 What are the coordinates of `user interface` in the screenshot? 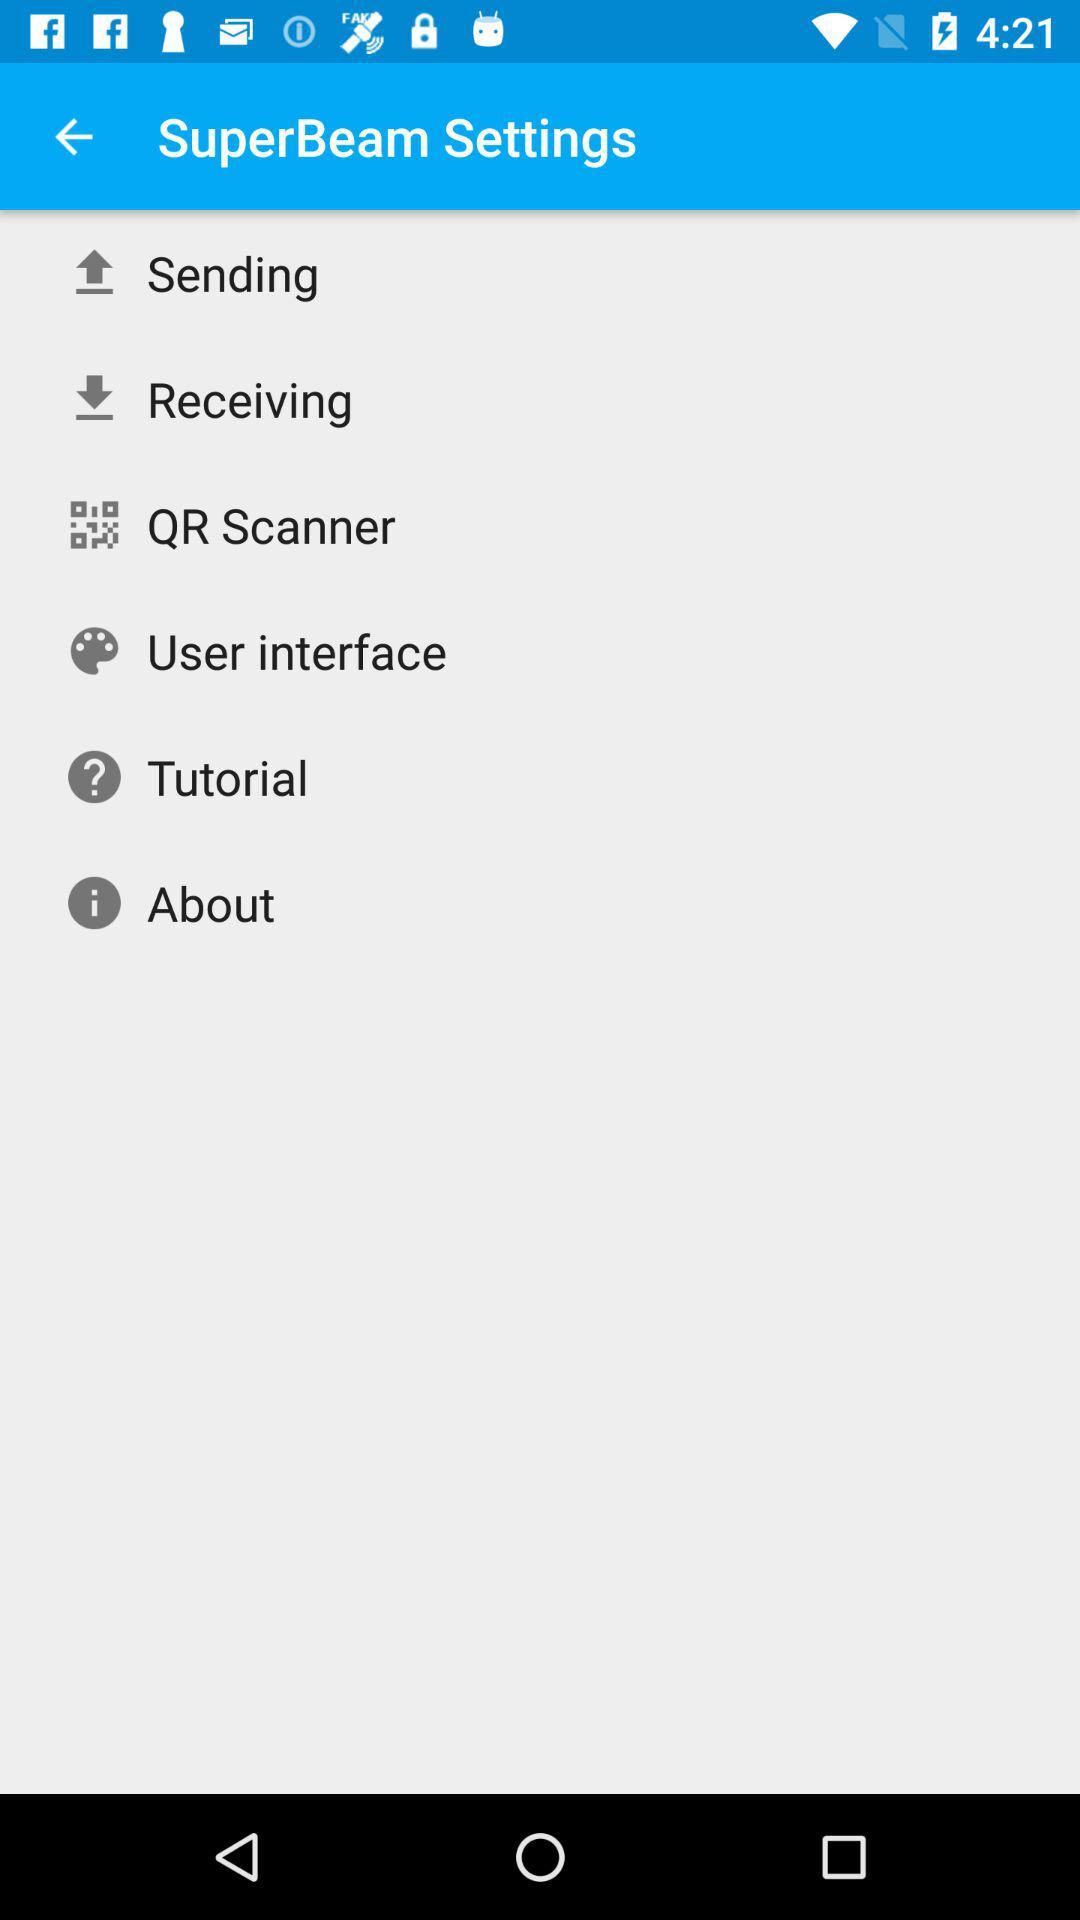 It's located at (297, 651).